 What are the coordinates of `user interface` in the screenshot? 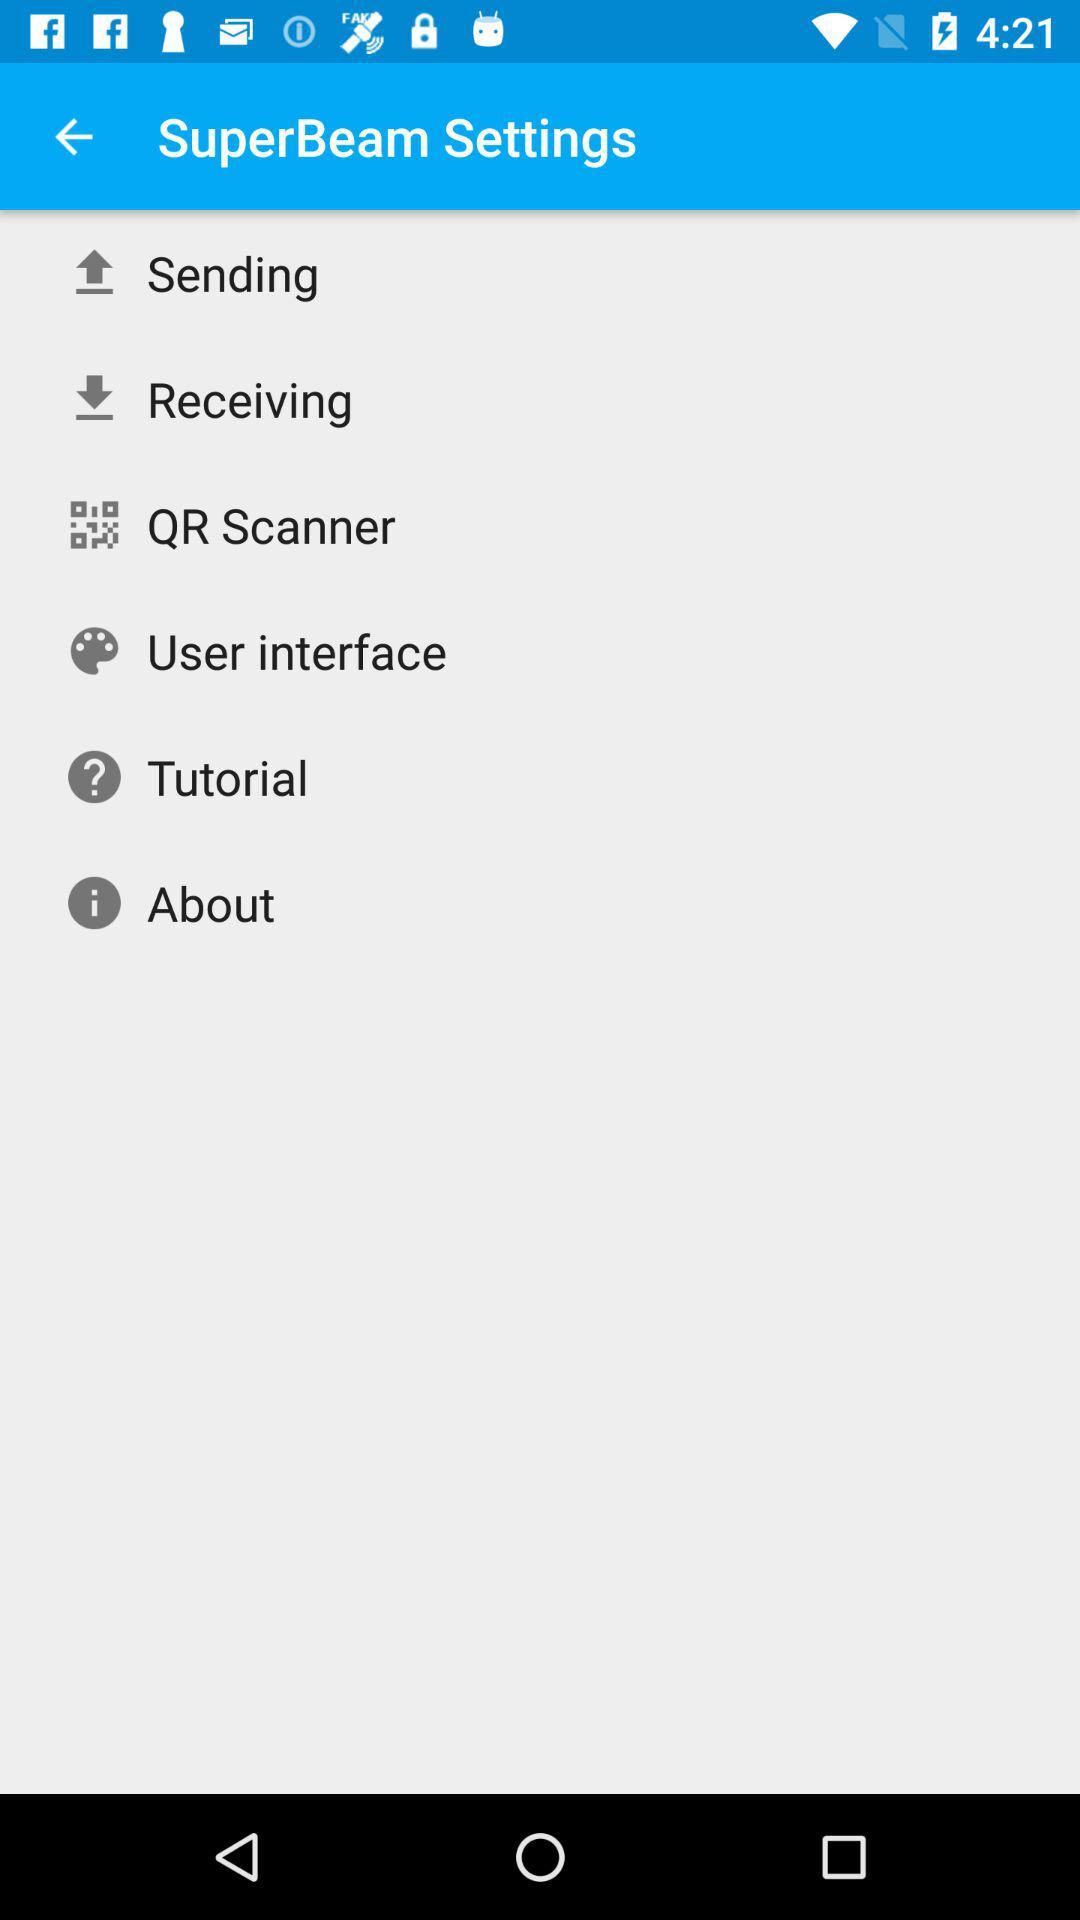 It's located at (297, 651).